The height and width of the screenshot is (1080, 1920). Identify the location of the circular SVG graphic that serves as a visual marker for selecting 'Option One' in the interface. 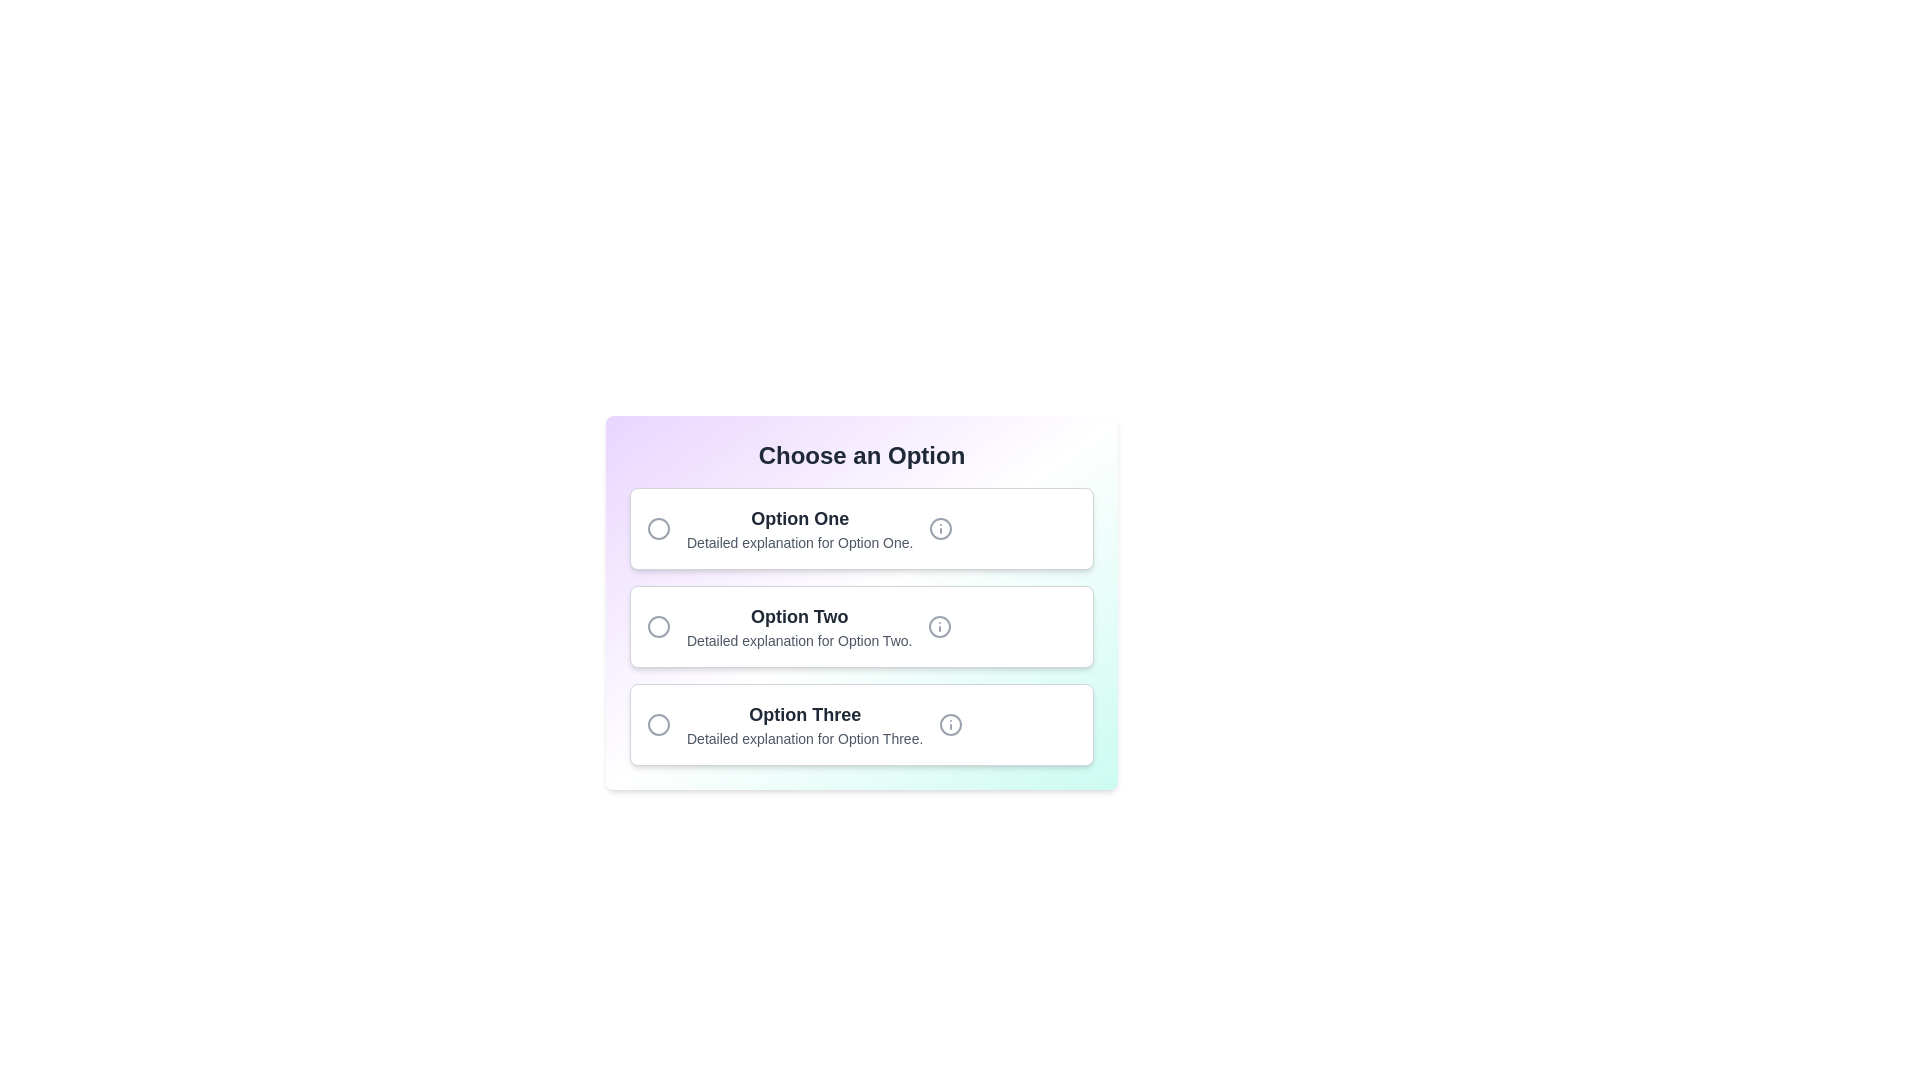
(658, 527).